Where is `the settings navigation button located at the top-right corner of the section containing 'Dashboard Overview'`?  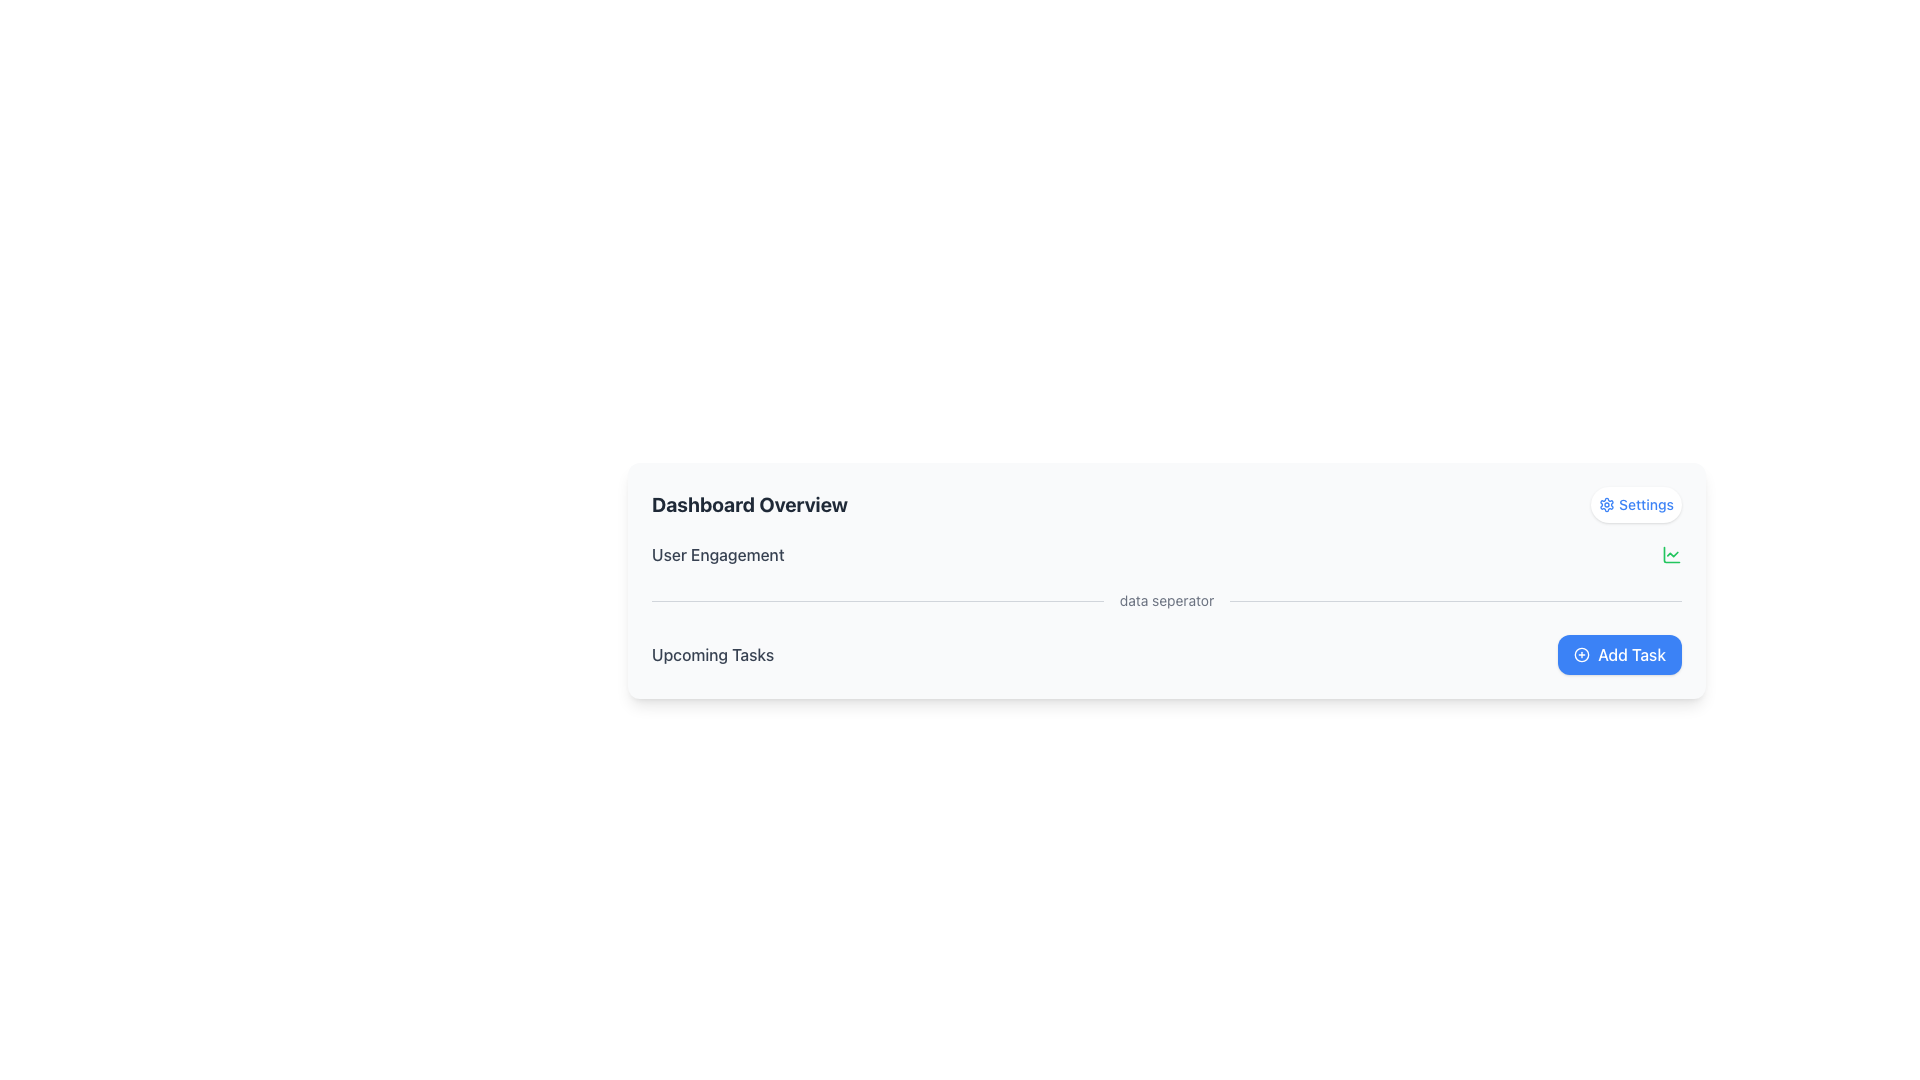 the settings navigation button located at the top-right corner of the section containing 'Dashboard Overview' is located at coordinates (1636, 504).